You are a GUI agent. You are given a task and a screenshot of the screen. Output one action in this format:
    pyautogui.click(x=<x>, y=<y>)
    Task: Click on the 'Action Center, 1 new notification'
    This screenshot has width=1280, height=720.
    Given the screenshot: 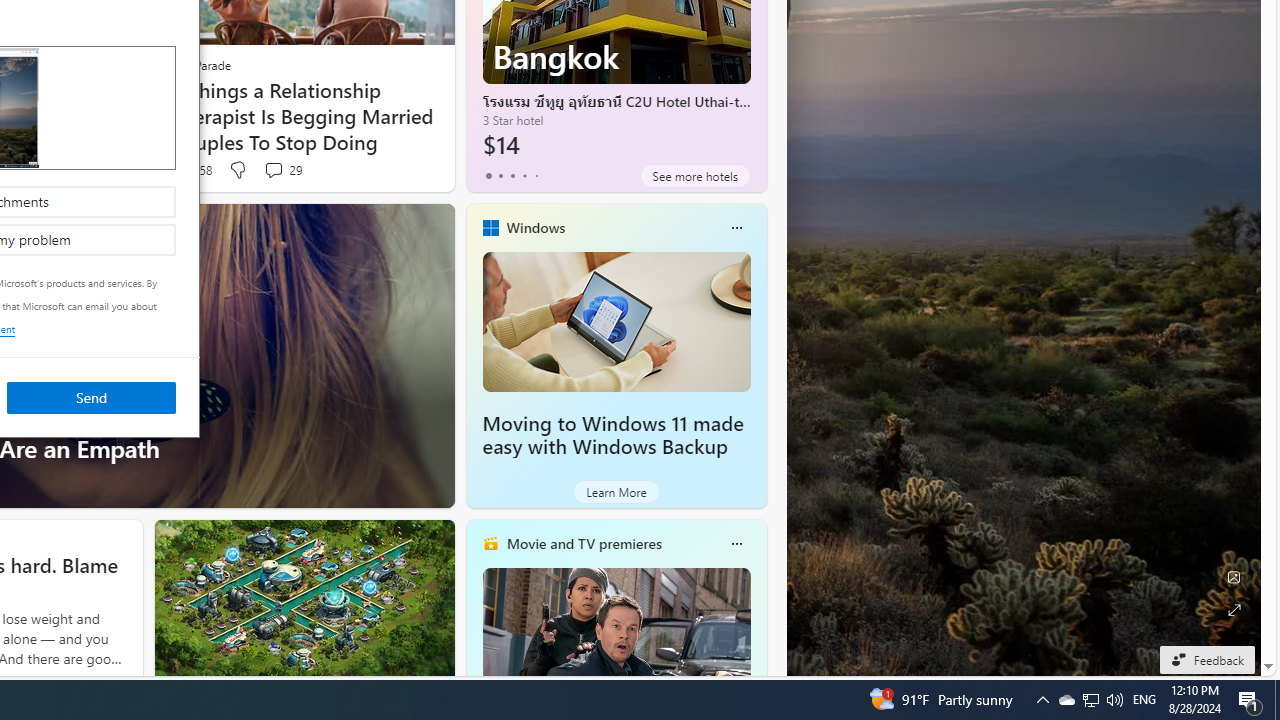 What is the action you would take?
    pyautogui.click(x=1250, y=698)
    